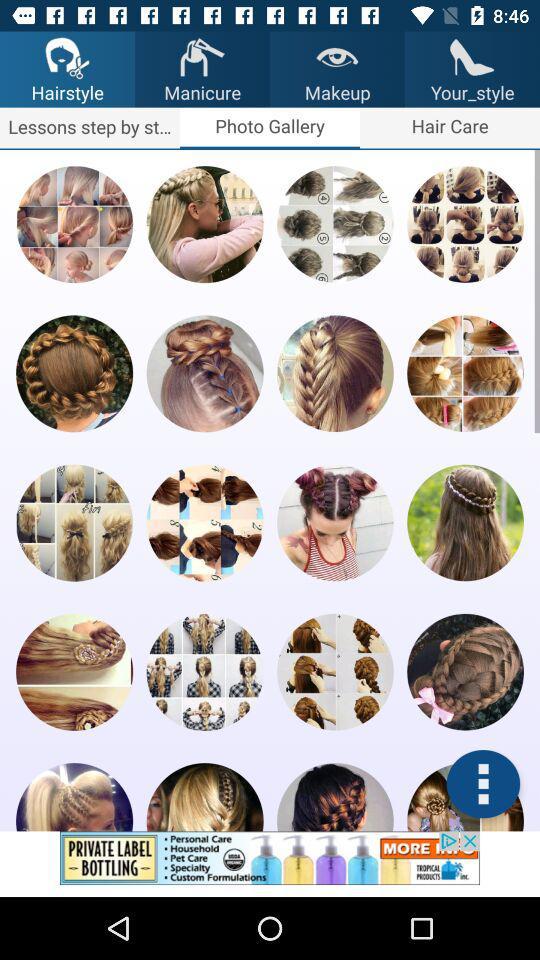 This screenshot has width=540, height=960. What do you see at coordinates (465, 372) in the screenshot?
I see `hair image` at bounding box center [465, 372].